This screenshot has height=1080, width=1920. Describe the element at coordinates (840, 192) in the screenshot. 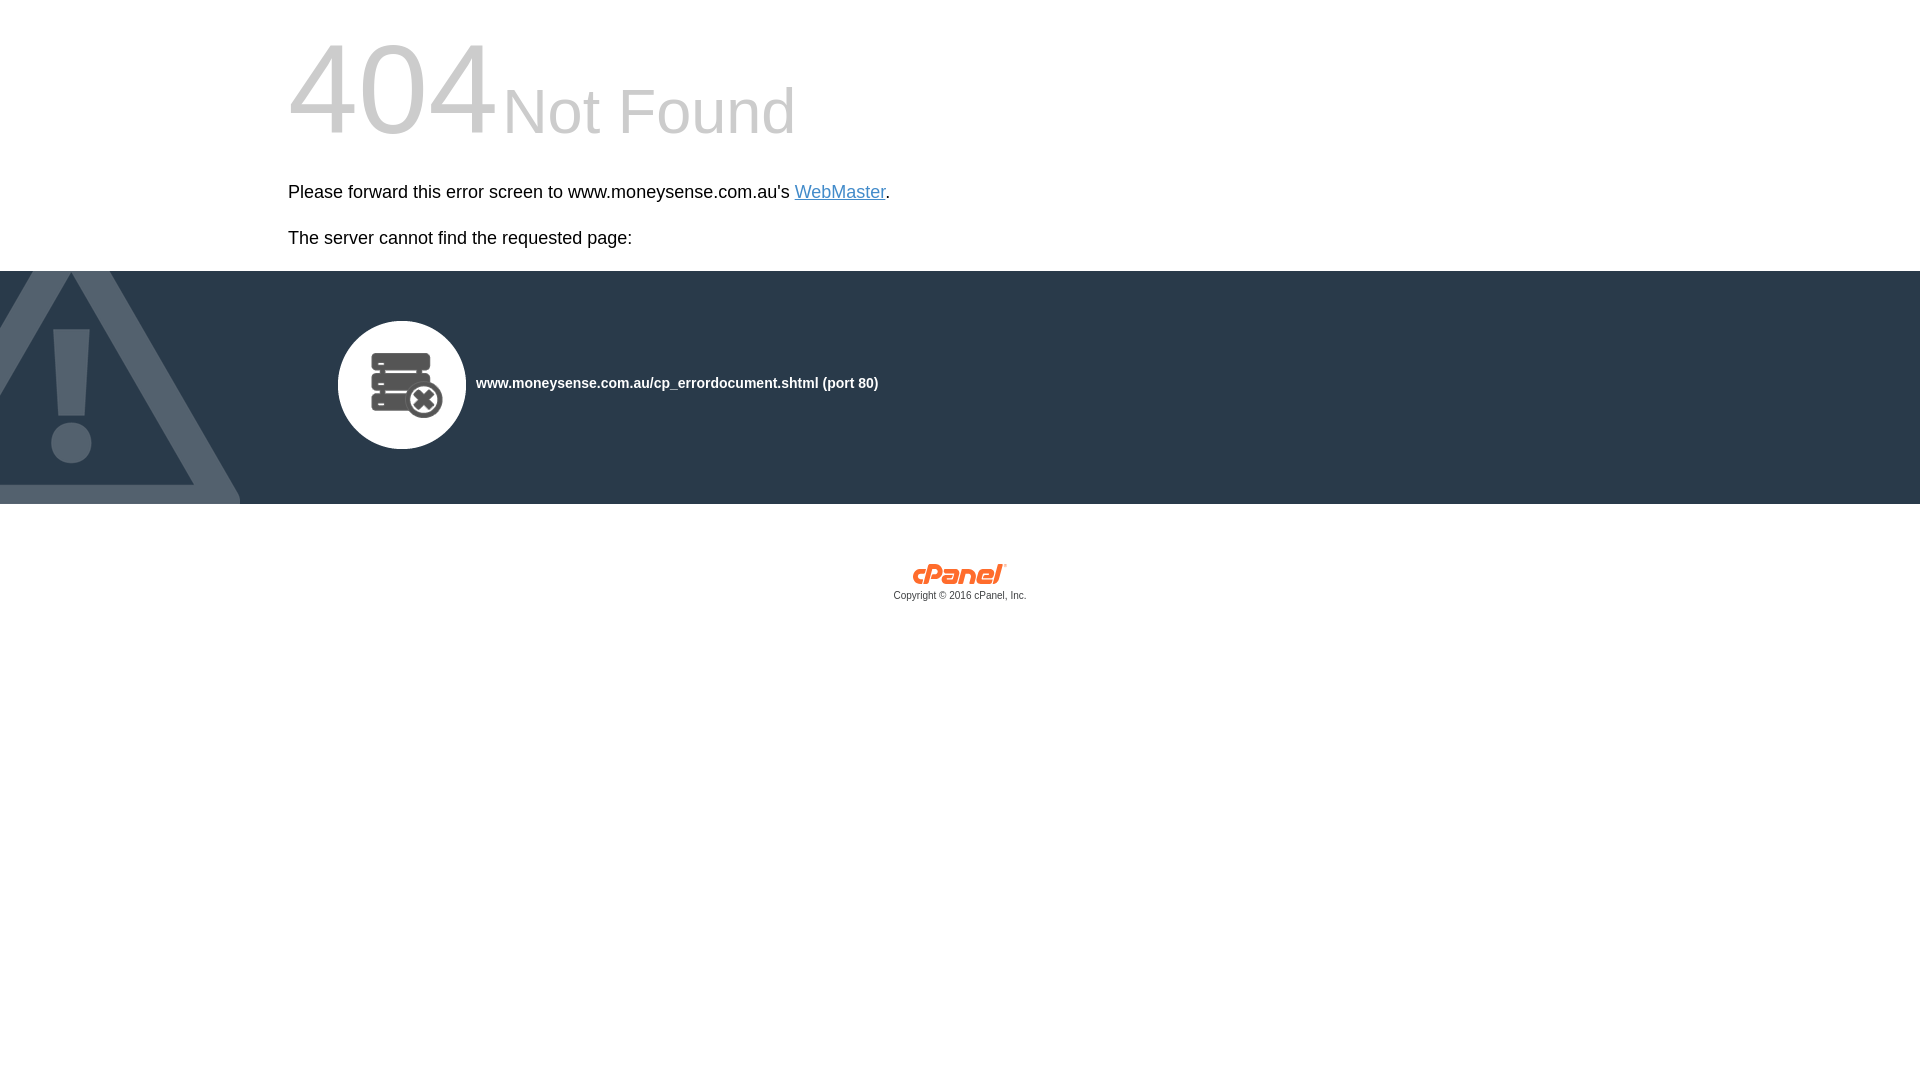

I see `'WebMaster'` at that location.